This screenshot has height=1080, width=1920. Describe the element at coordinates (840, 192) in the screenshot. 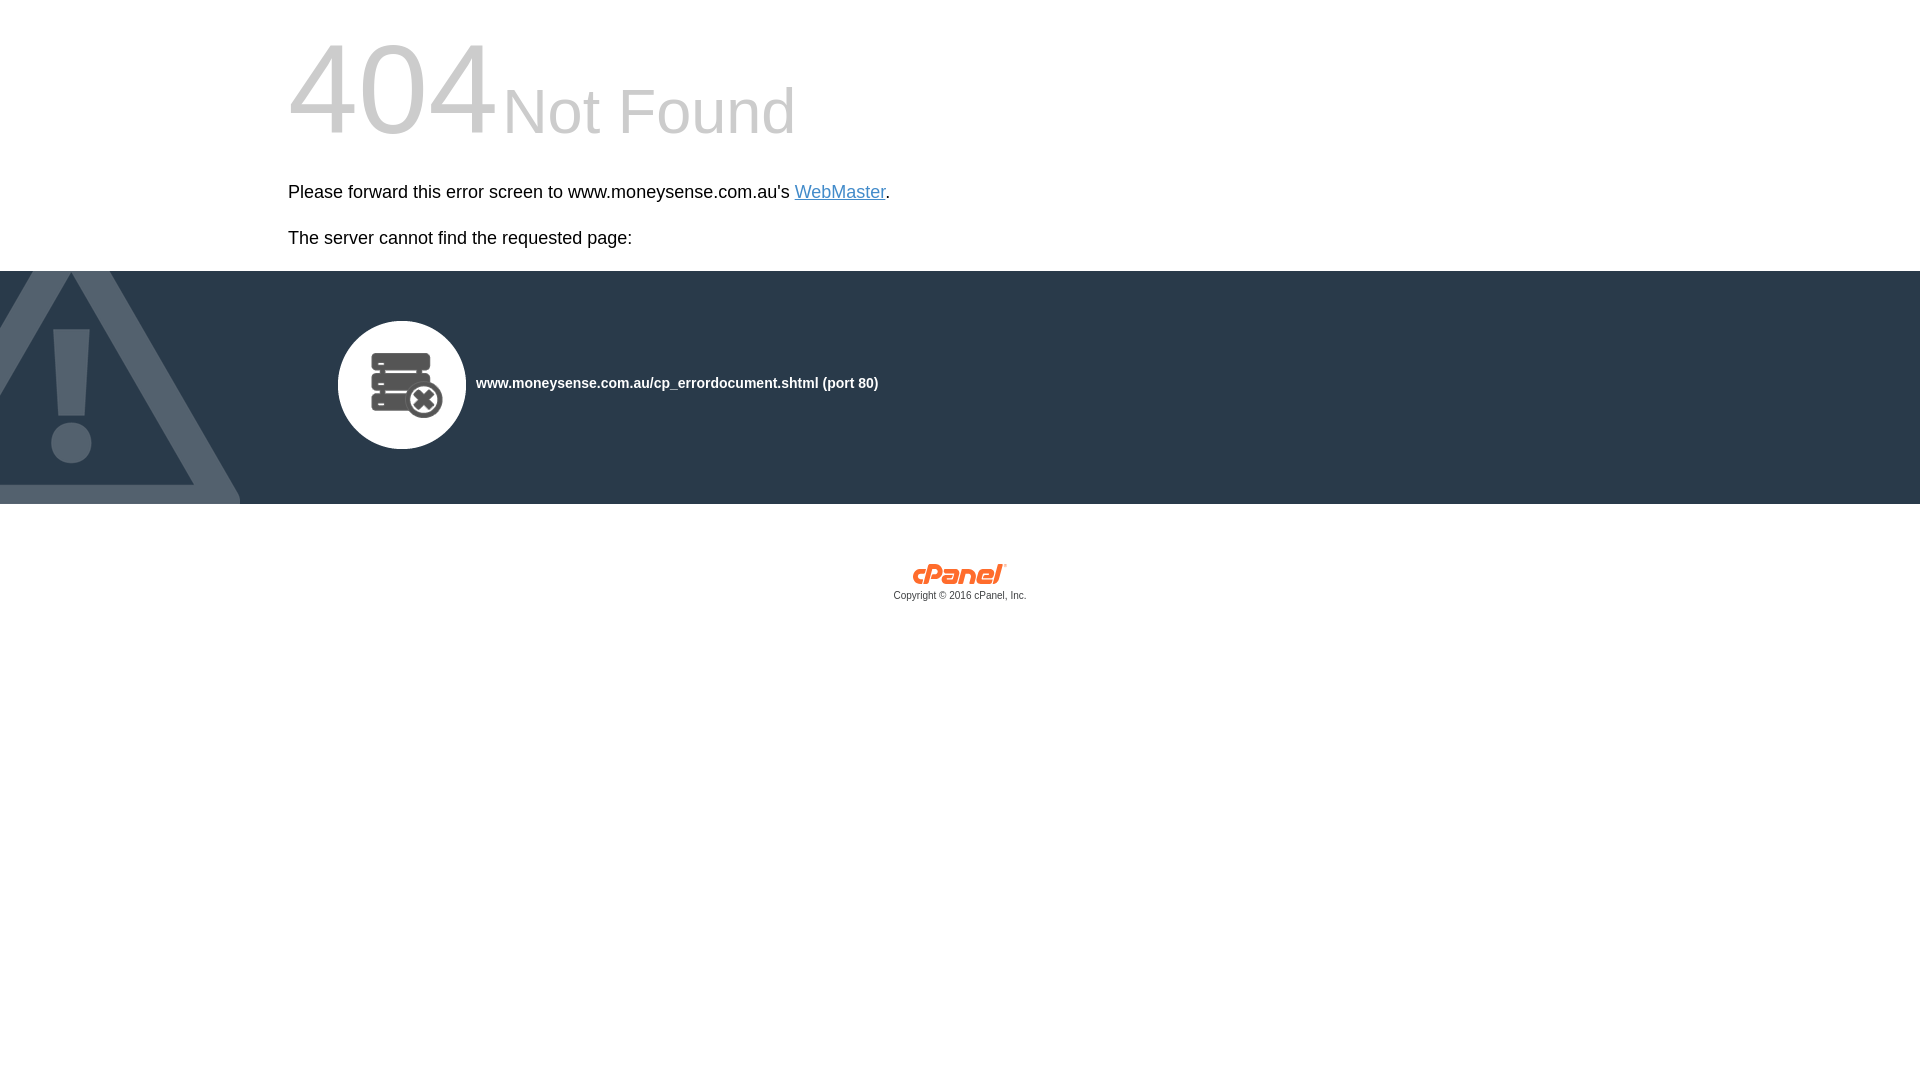

I see `'WebMaster'` at that location.